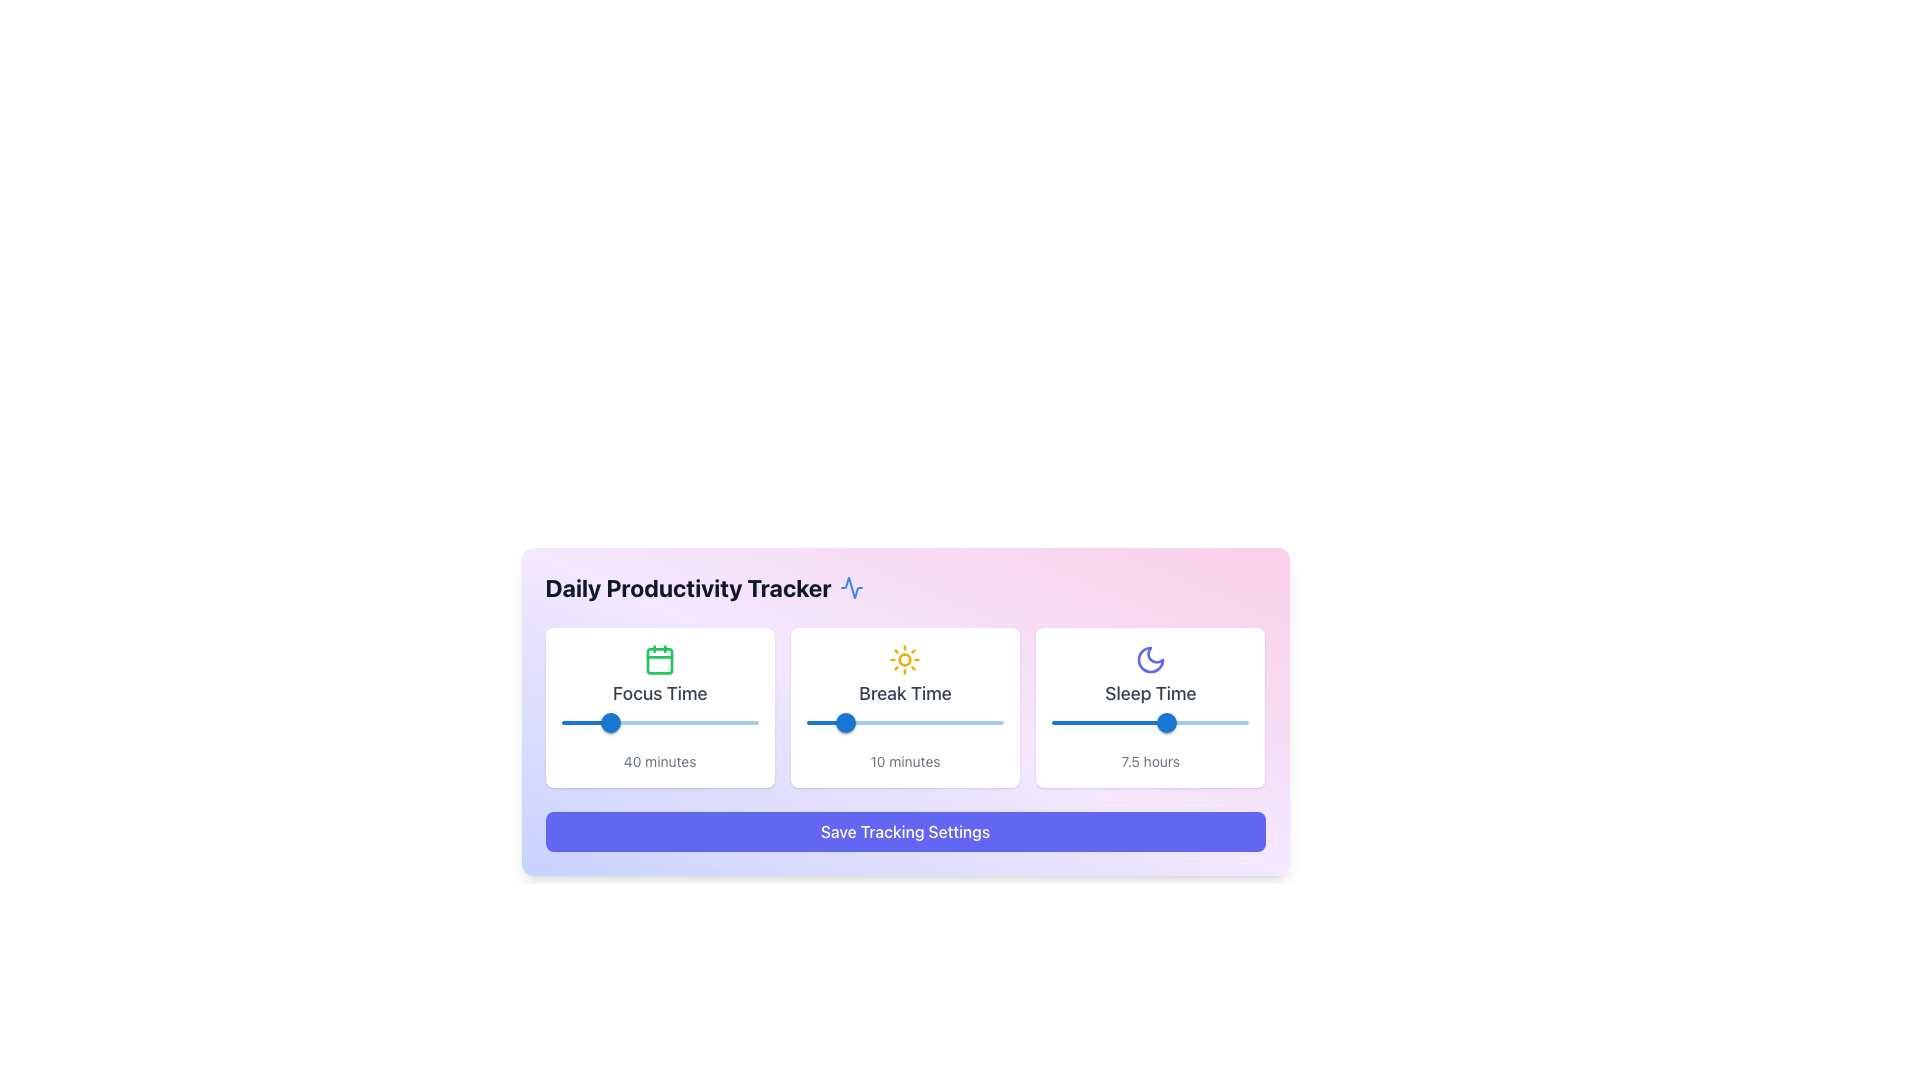 Image resolution: width=1920 pixels, height=1080 pixels. I want to click on the slider value, so click(1200, 722).